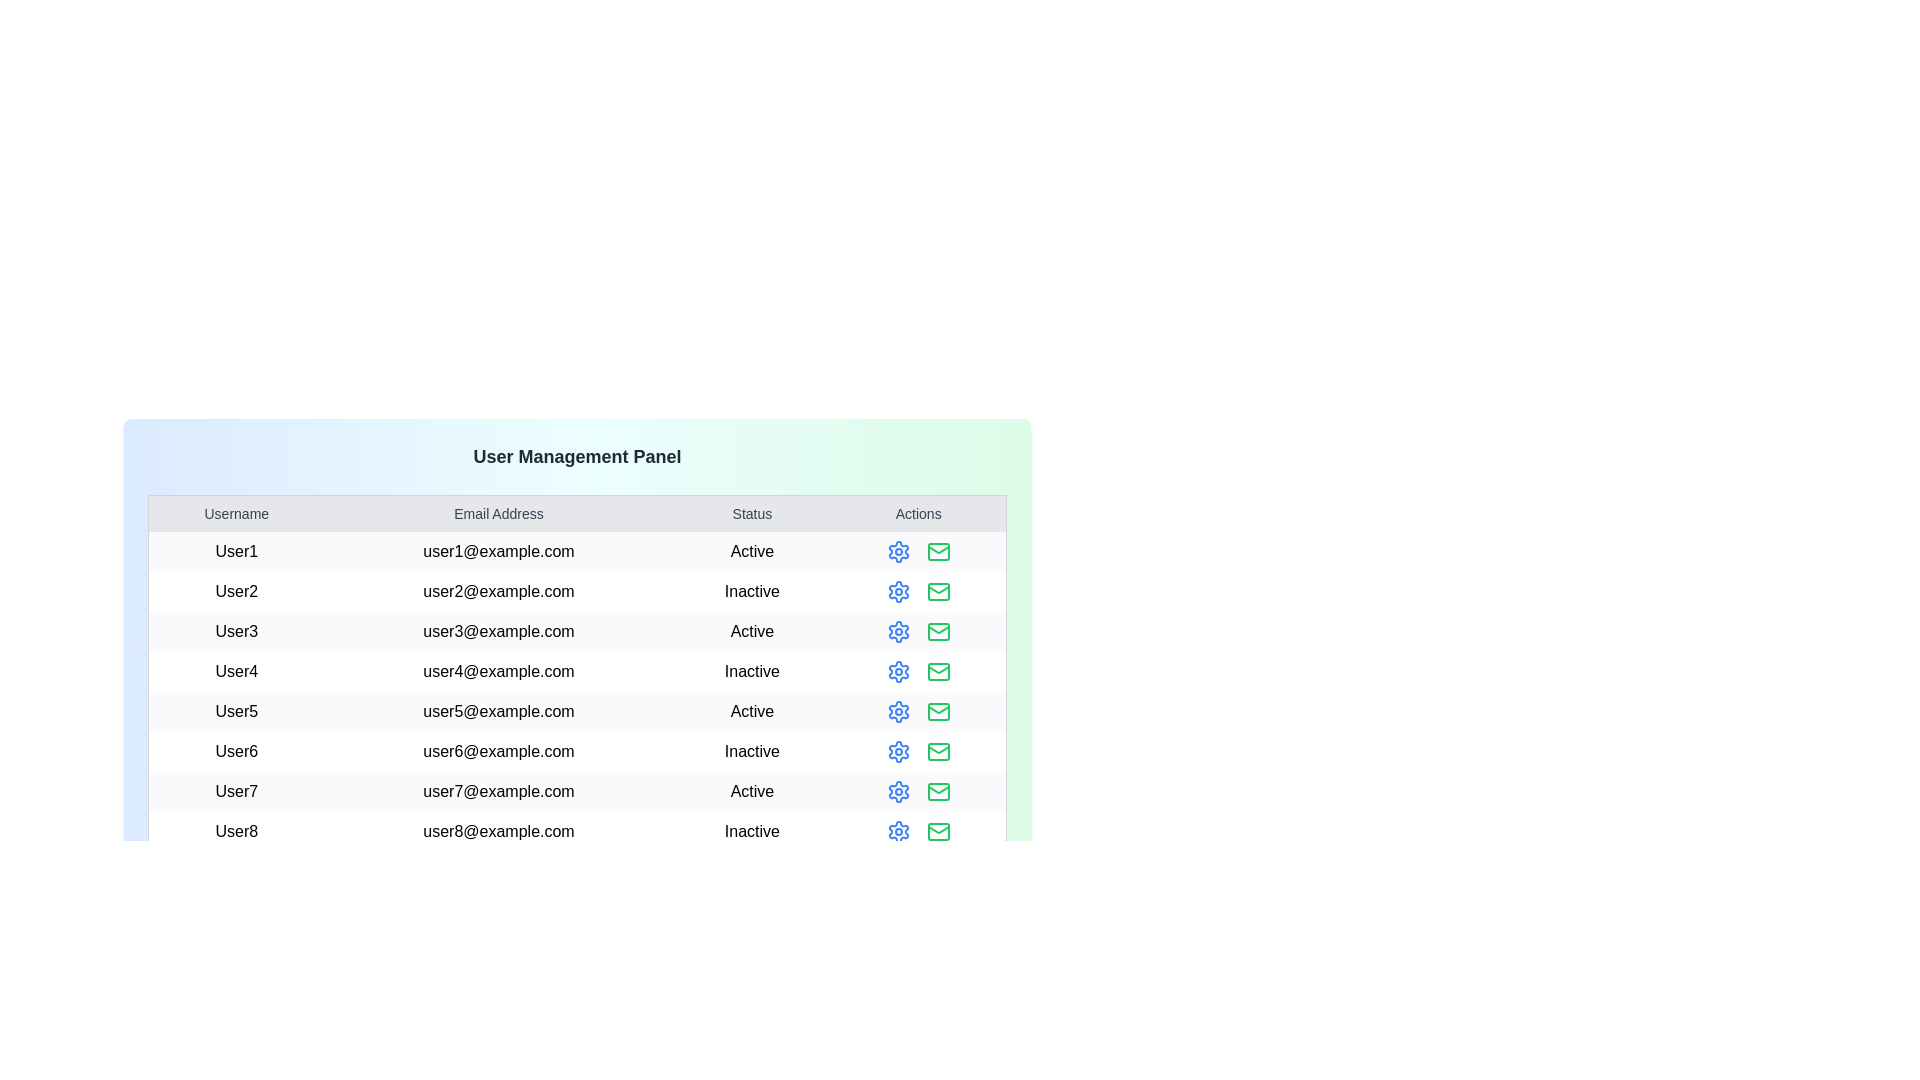 This screenshot has width=1920, height=1080. Describe the element at coordinates (897, 551) in the screenshot. I see `the settings icon in the actions column for User1` at that location.